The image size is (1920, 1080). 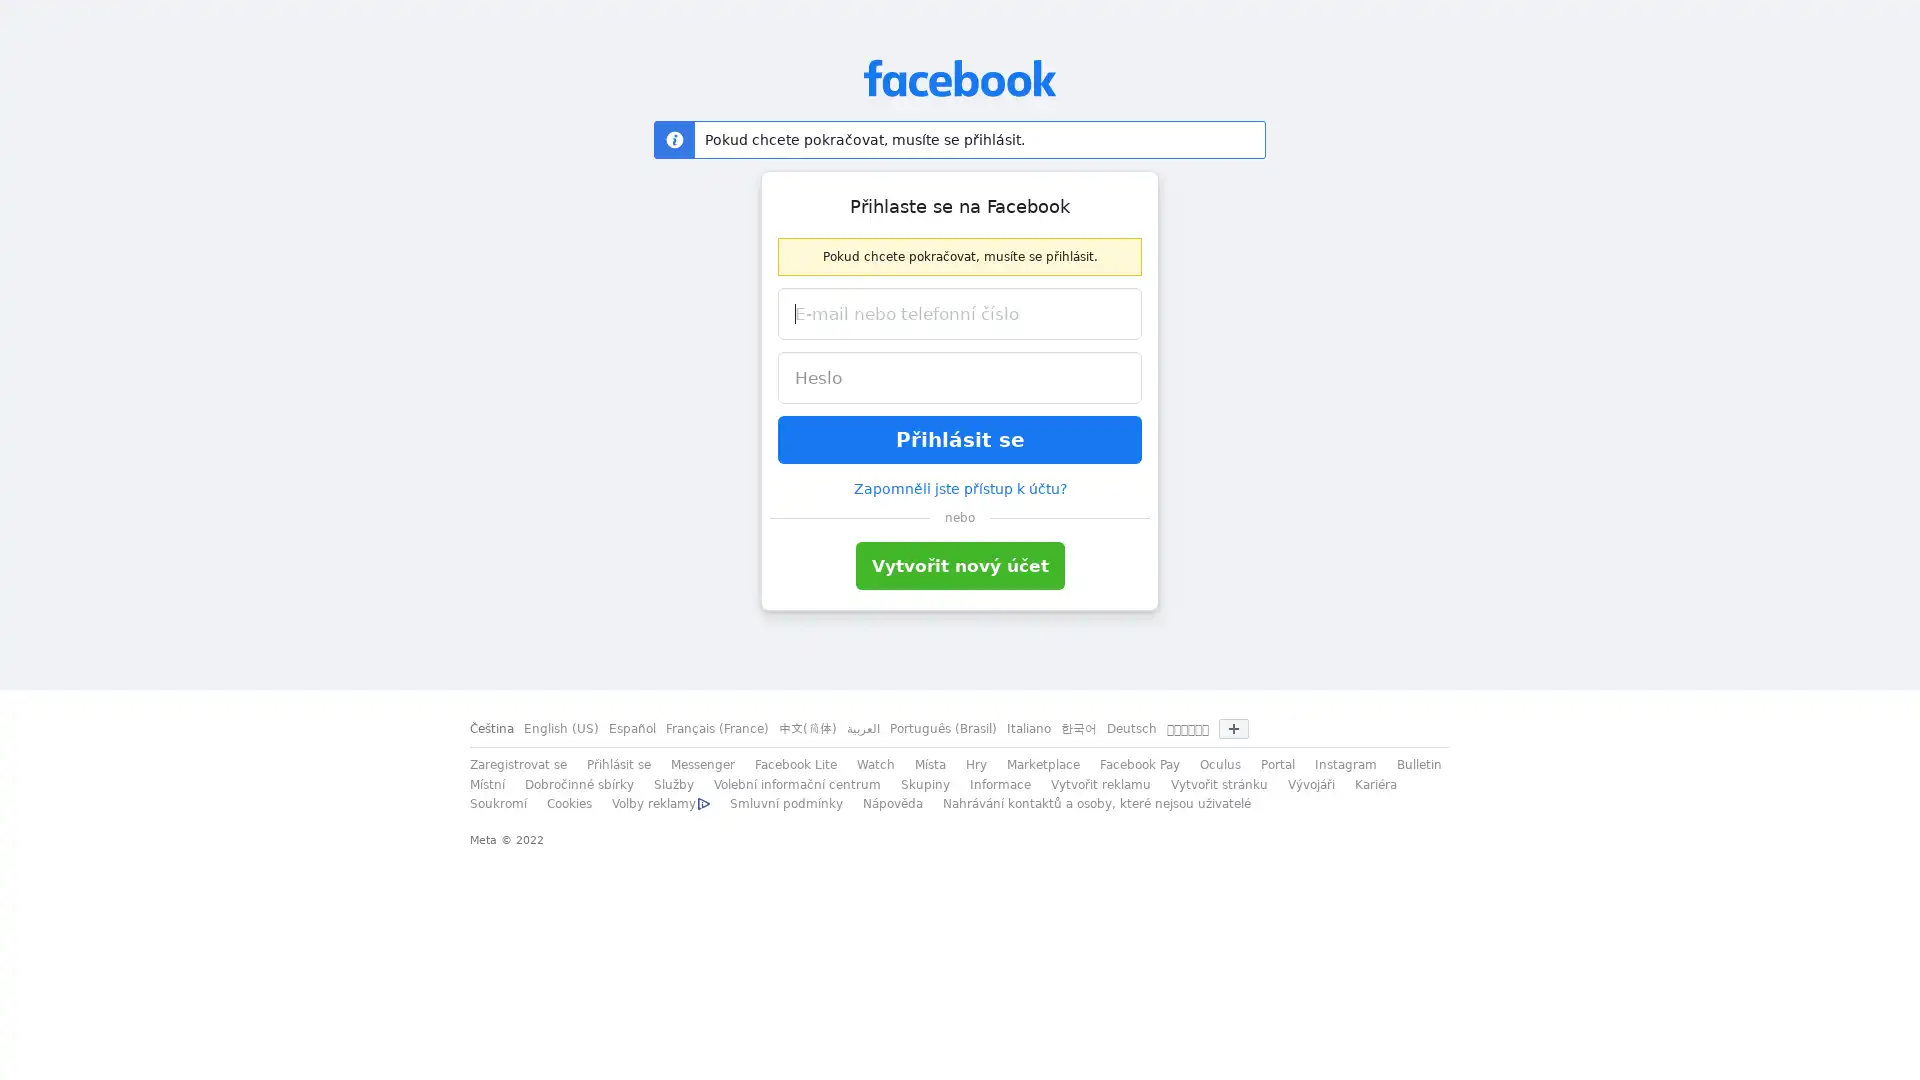 I want to click on Prihlasit se, so click(x=960, y=438).